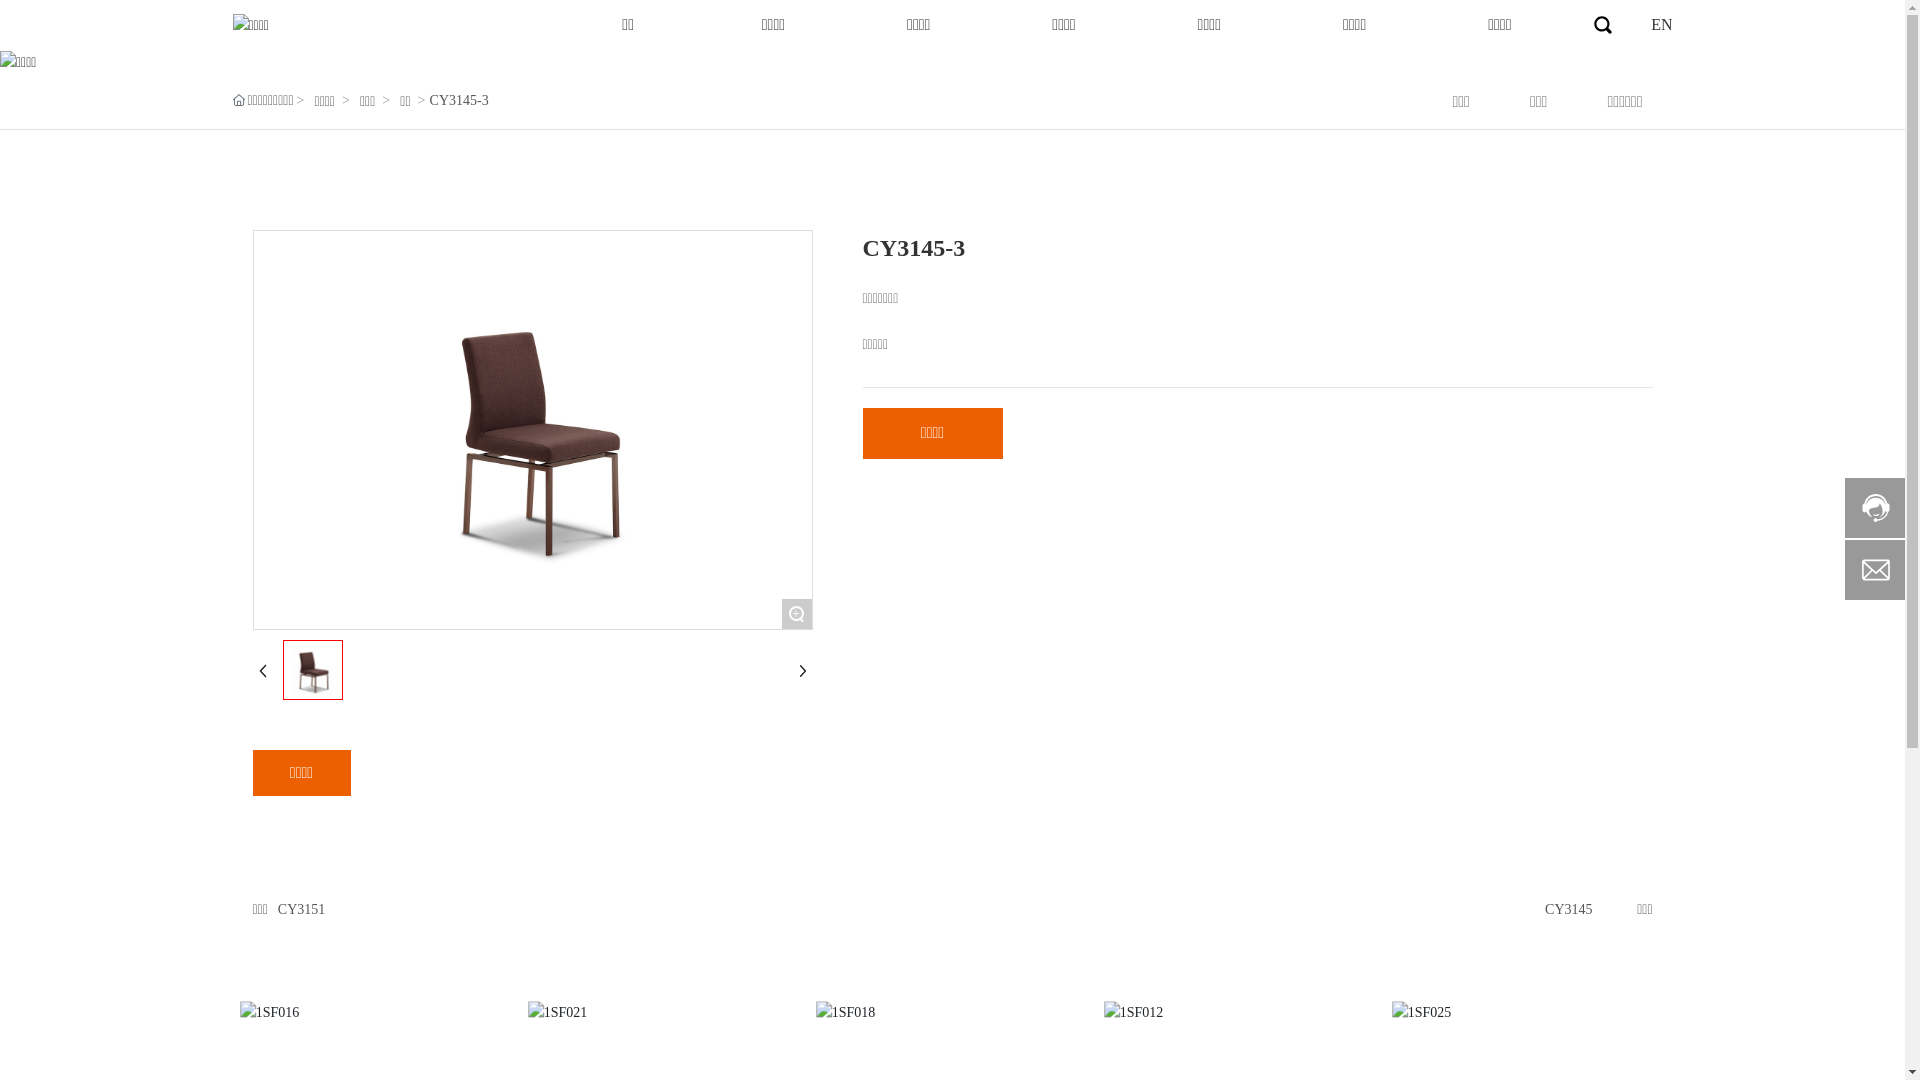 The height and width of the screenshot is (1080, 1920). I want to click on '1SF012', so click(1240, 1013).